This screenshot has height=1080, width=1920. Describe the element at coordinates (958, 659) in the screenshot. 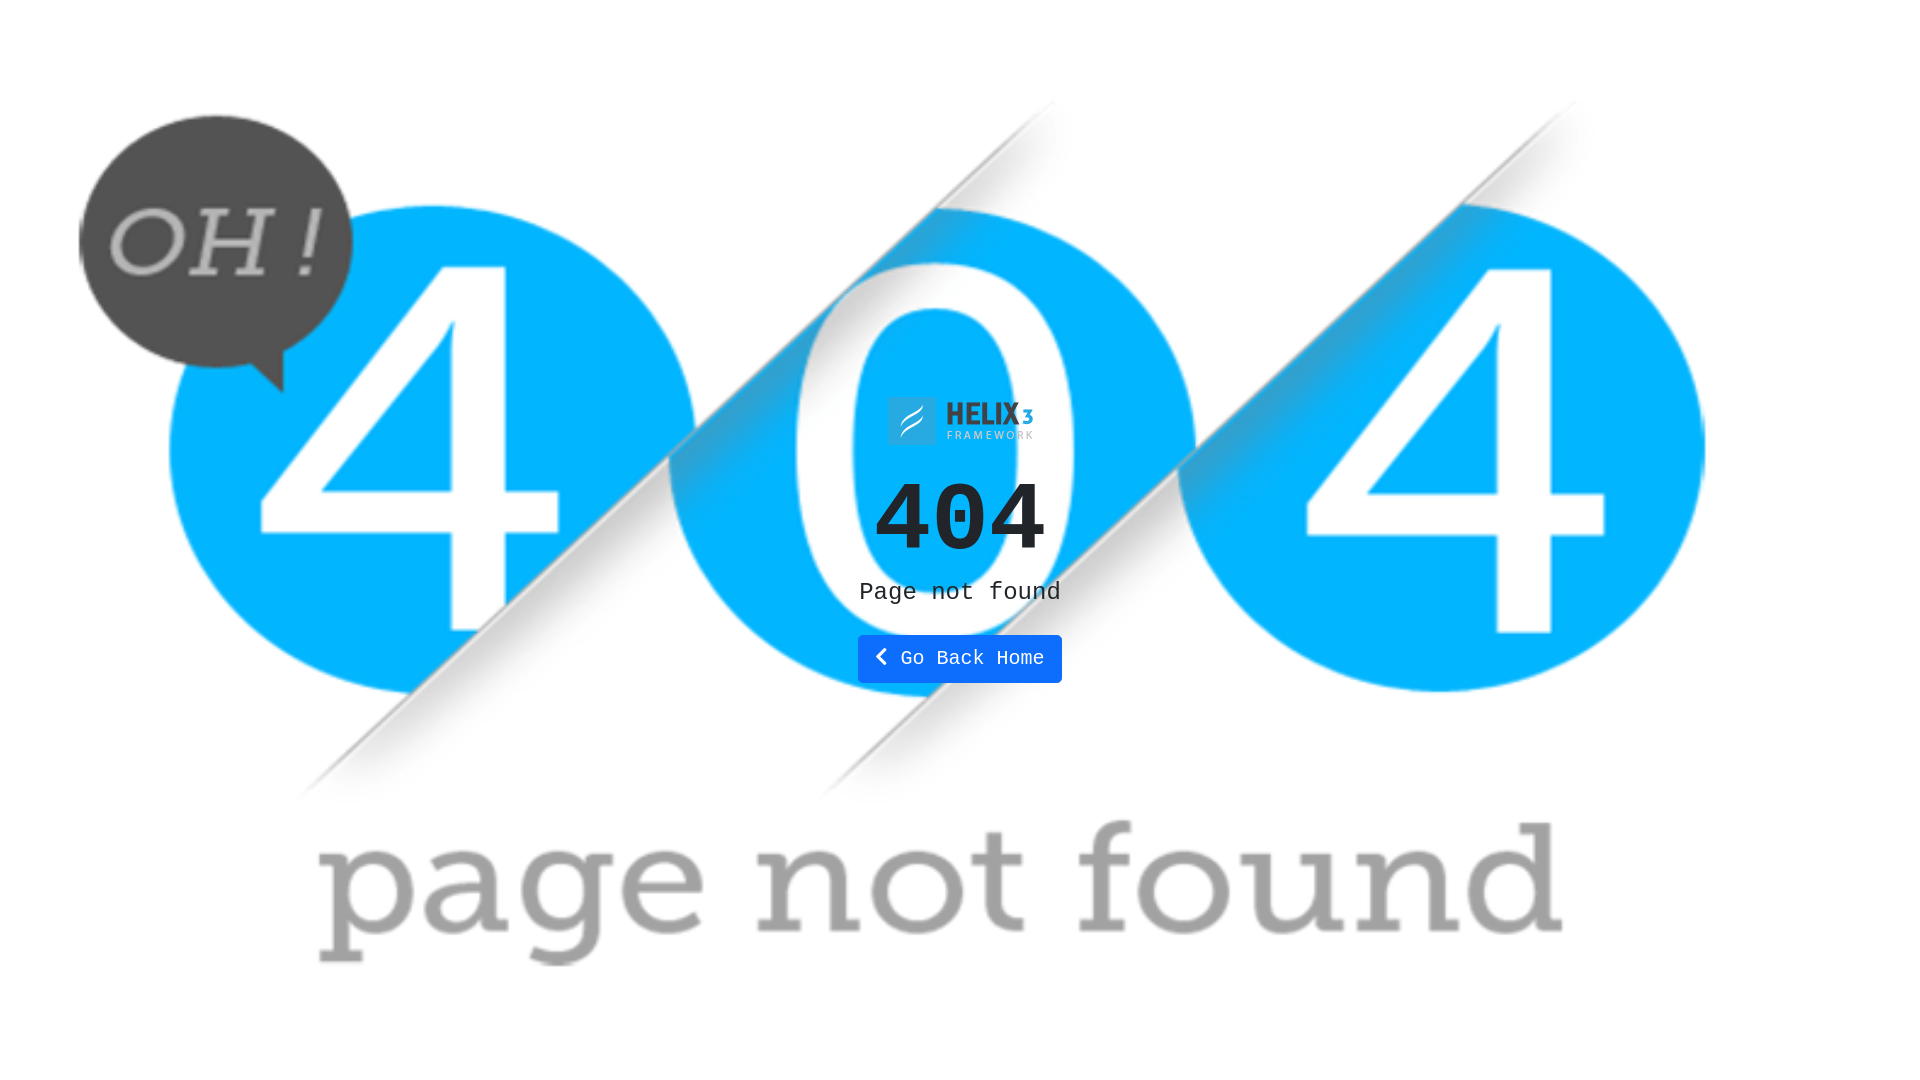

I see `'Go Back Home'` at that location.